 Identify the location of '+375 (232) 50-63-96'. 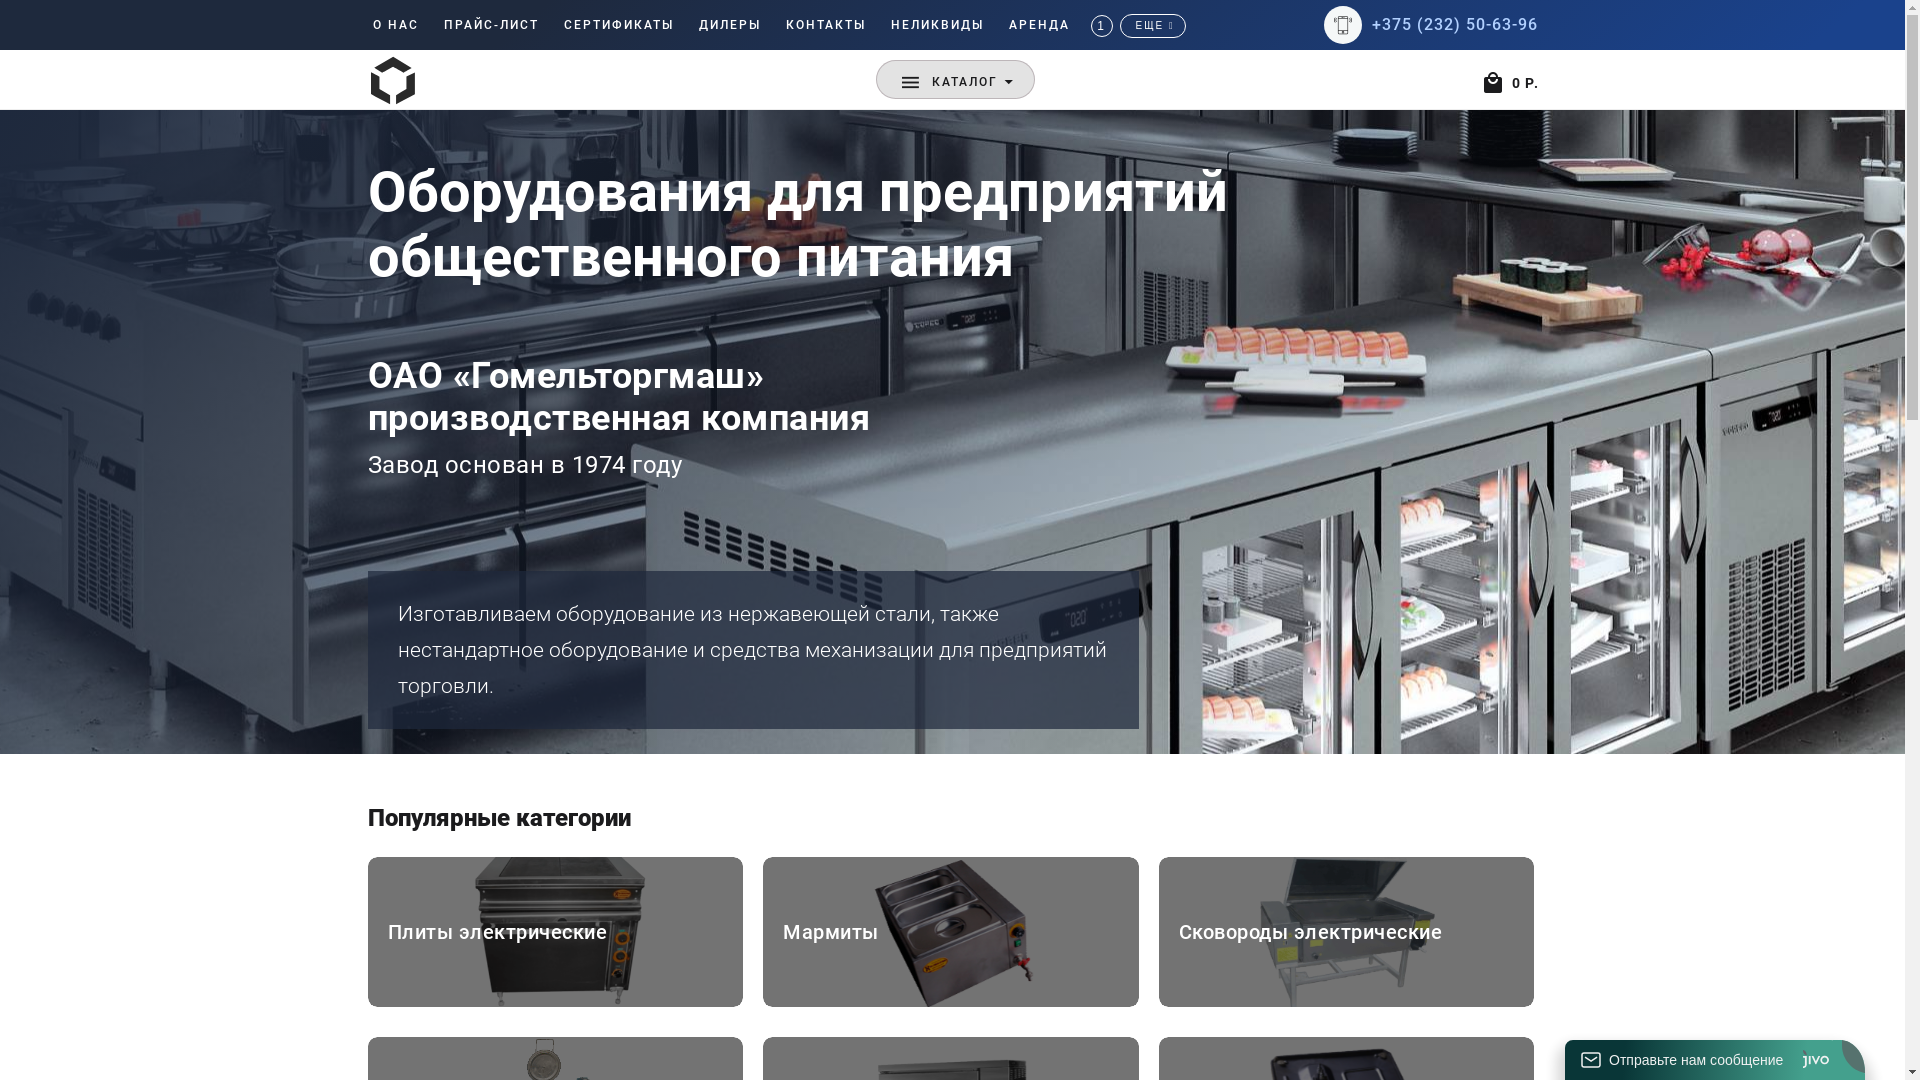
(1454, 23).